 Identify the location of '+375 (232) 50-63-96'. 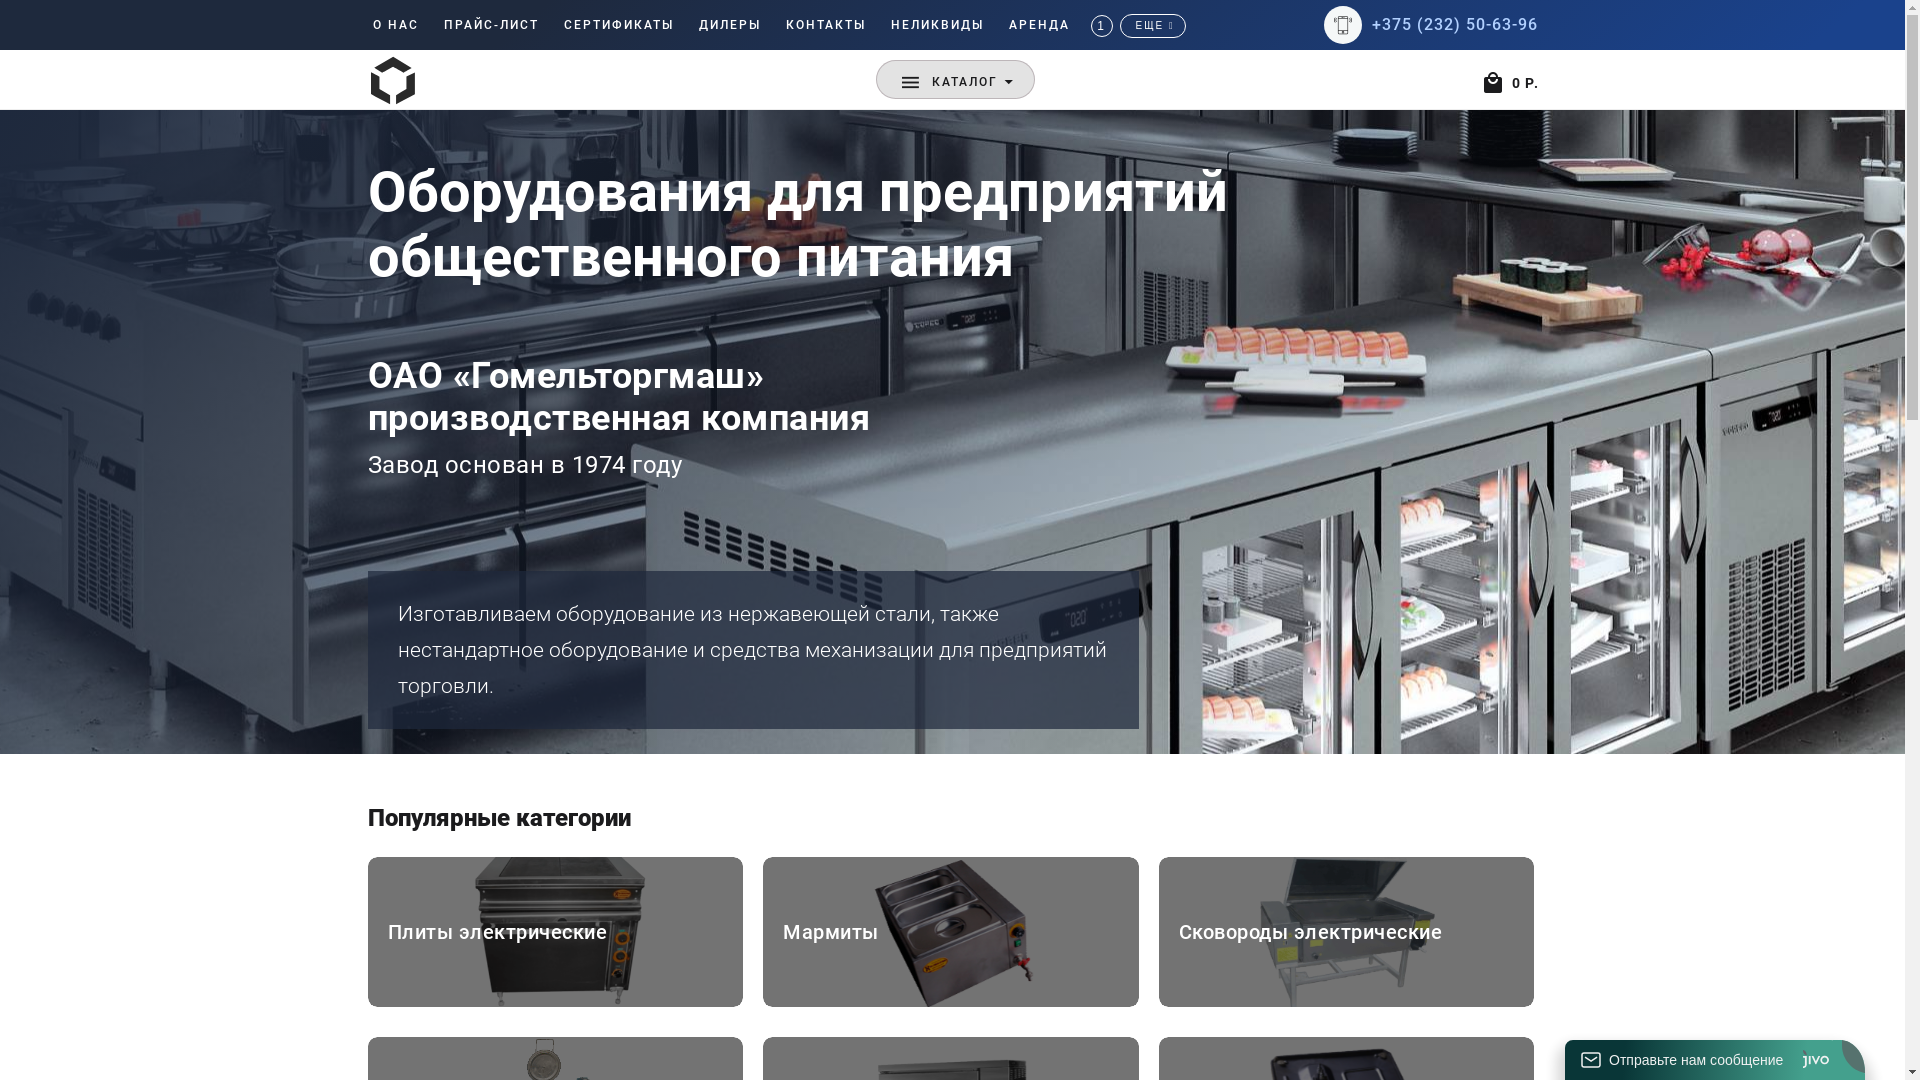
(1454, 23).